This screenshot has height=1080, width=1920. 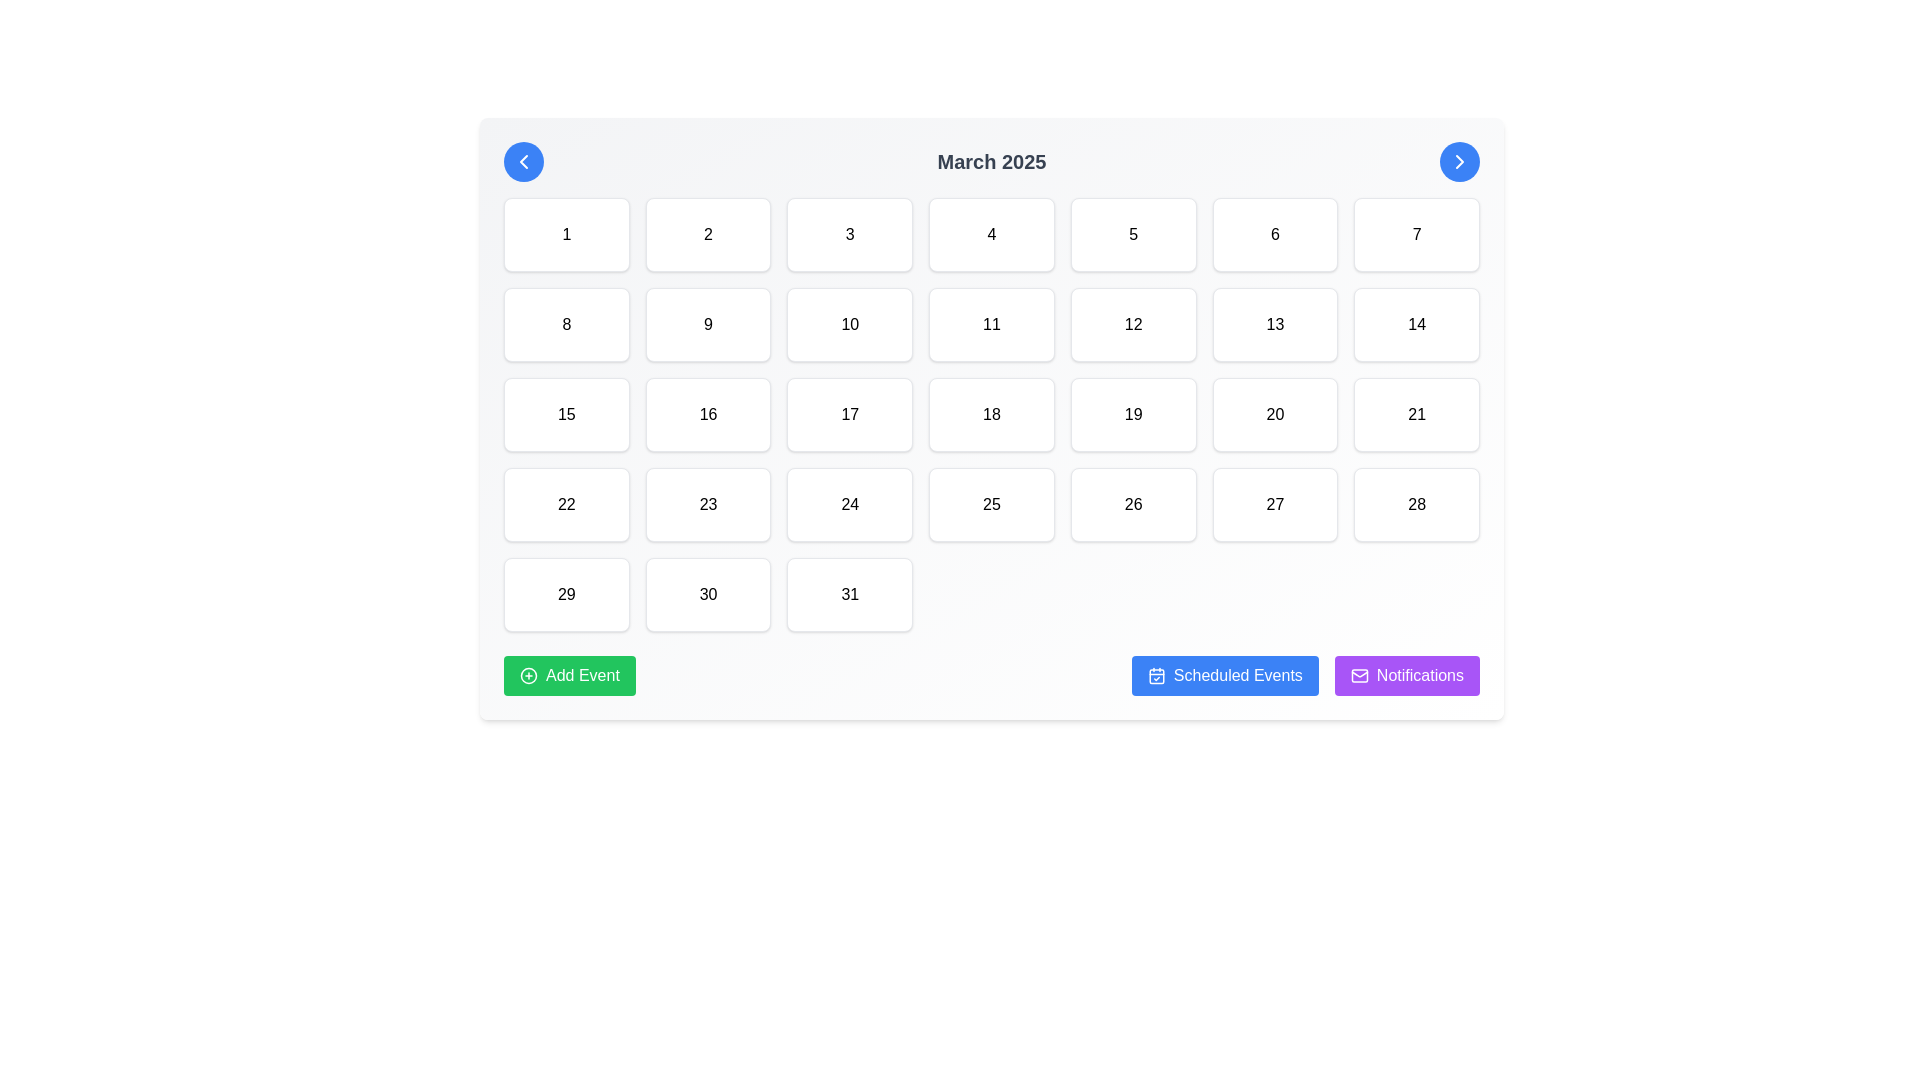 I want to click on the circular blue button with a white right-pointing arrow icon located at the top-right corner of the calendar interface, so click(x=1459, y=161).